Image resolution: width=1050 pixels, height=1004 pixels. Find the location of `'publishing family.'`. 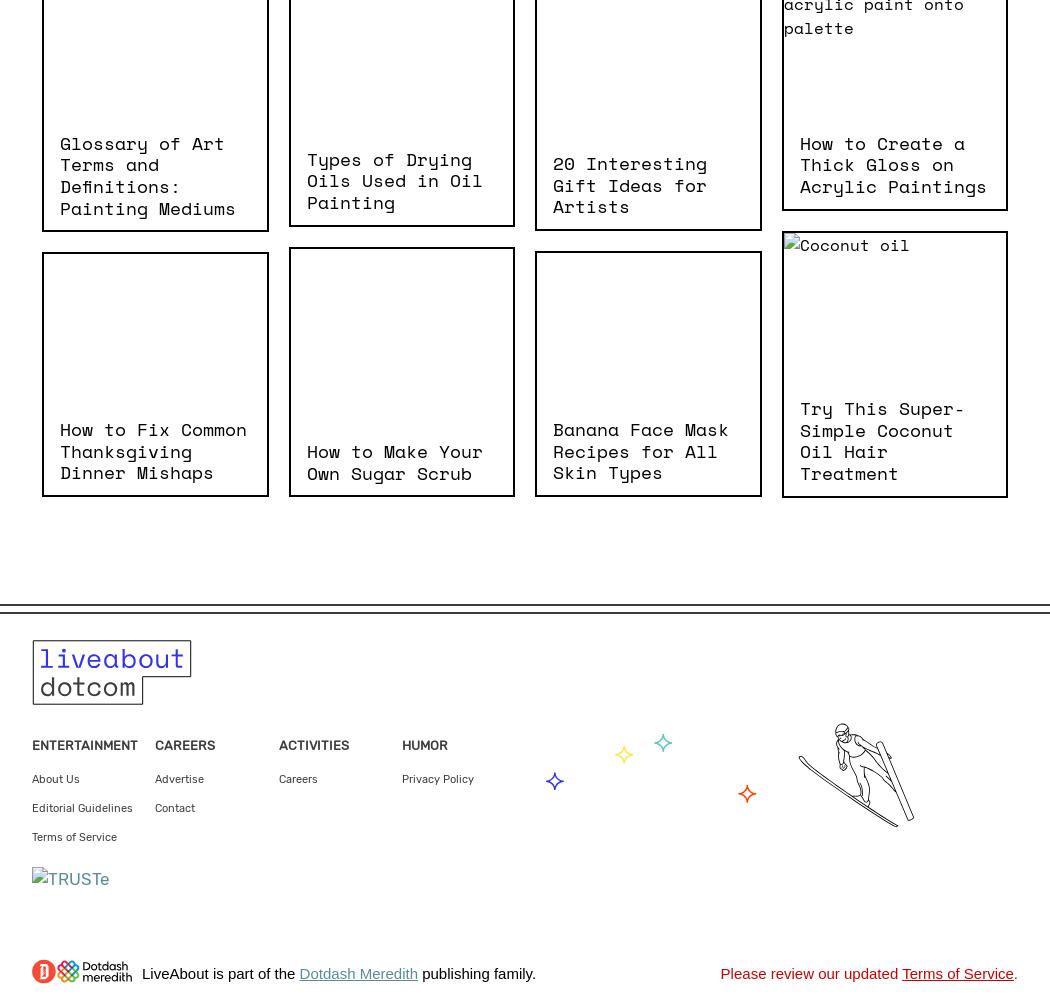

'publishing family.' is located at coordinates (477, 972).